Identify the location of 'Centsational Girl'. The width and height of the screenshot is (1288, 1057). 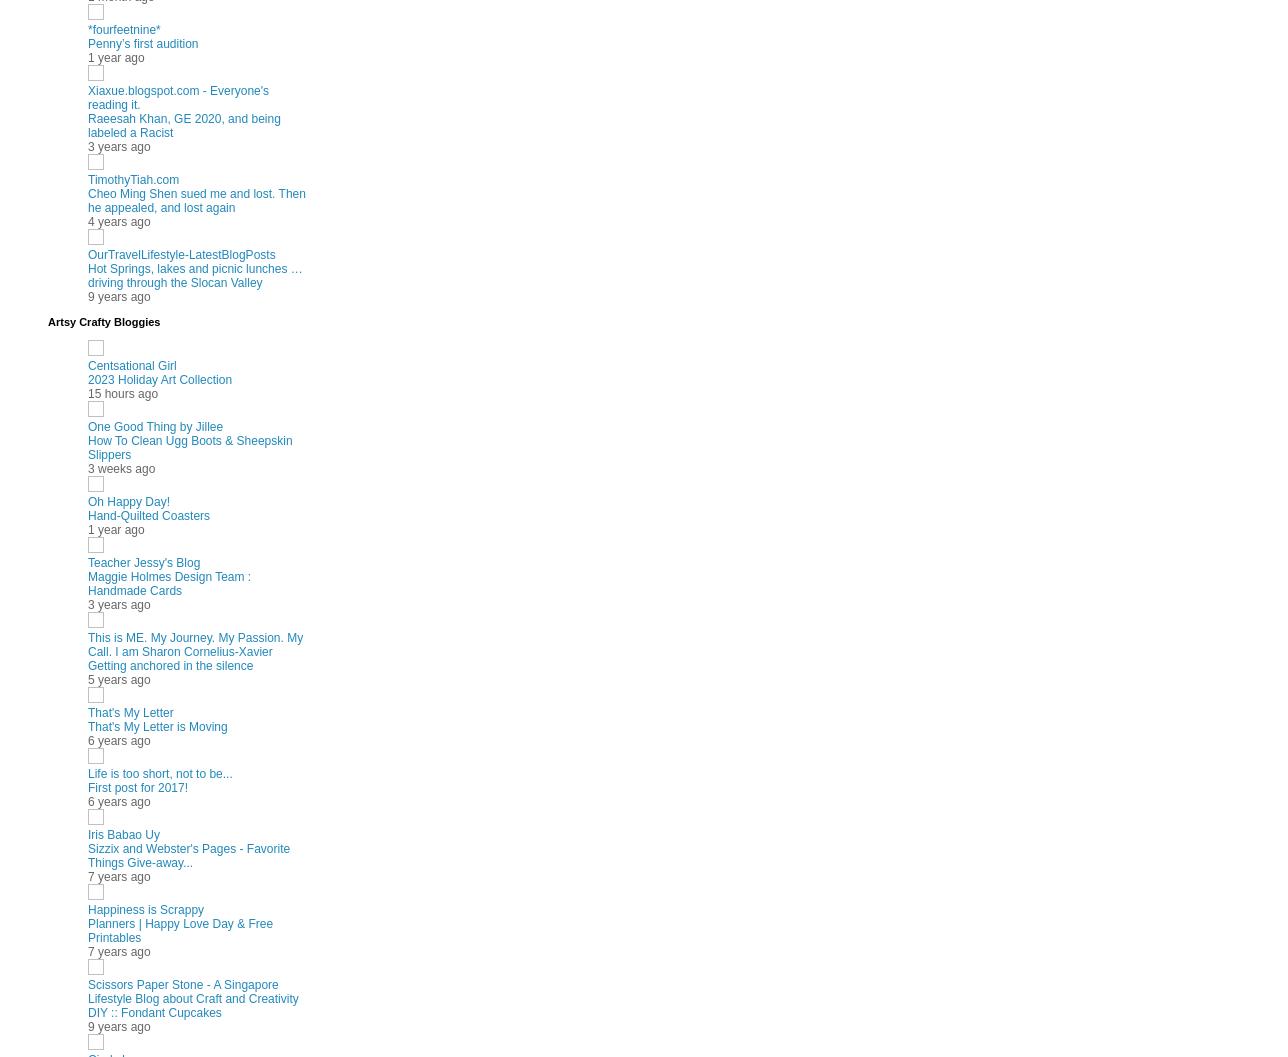
(132, 364).